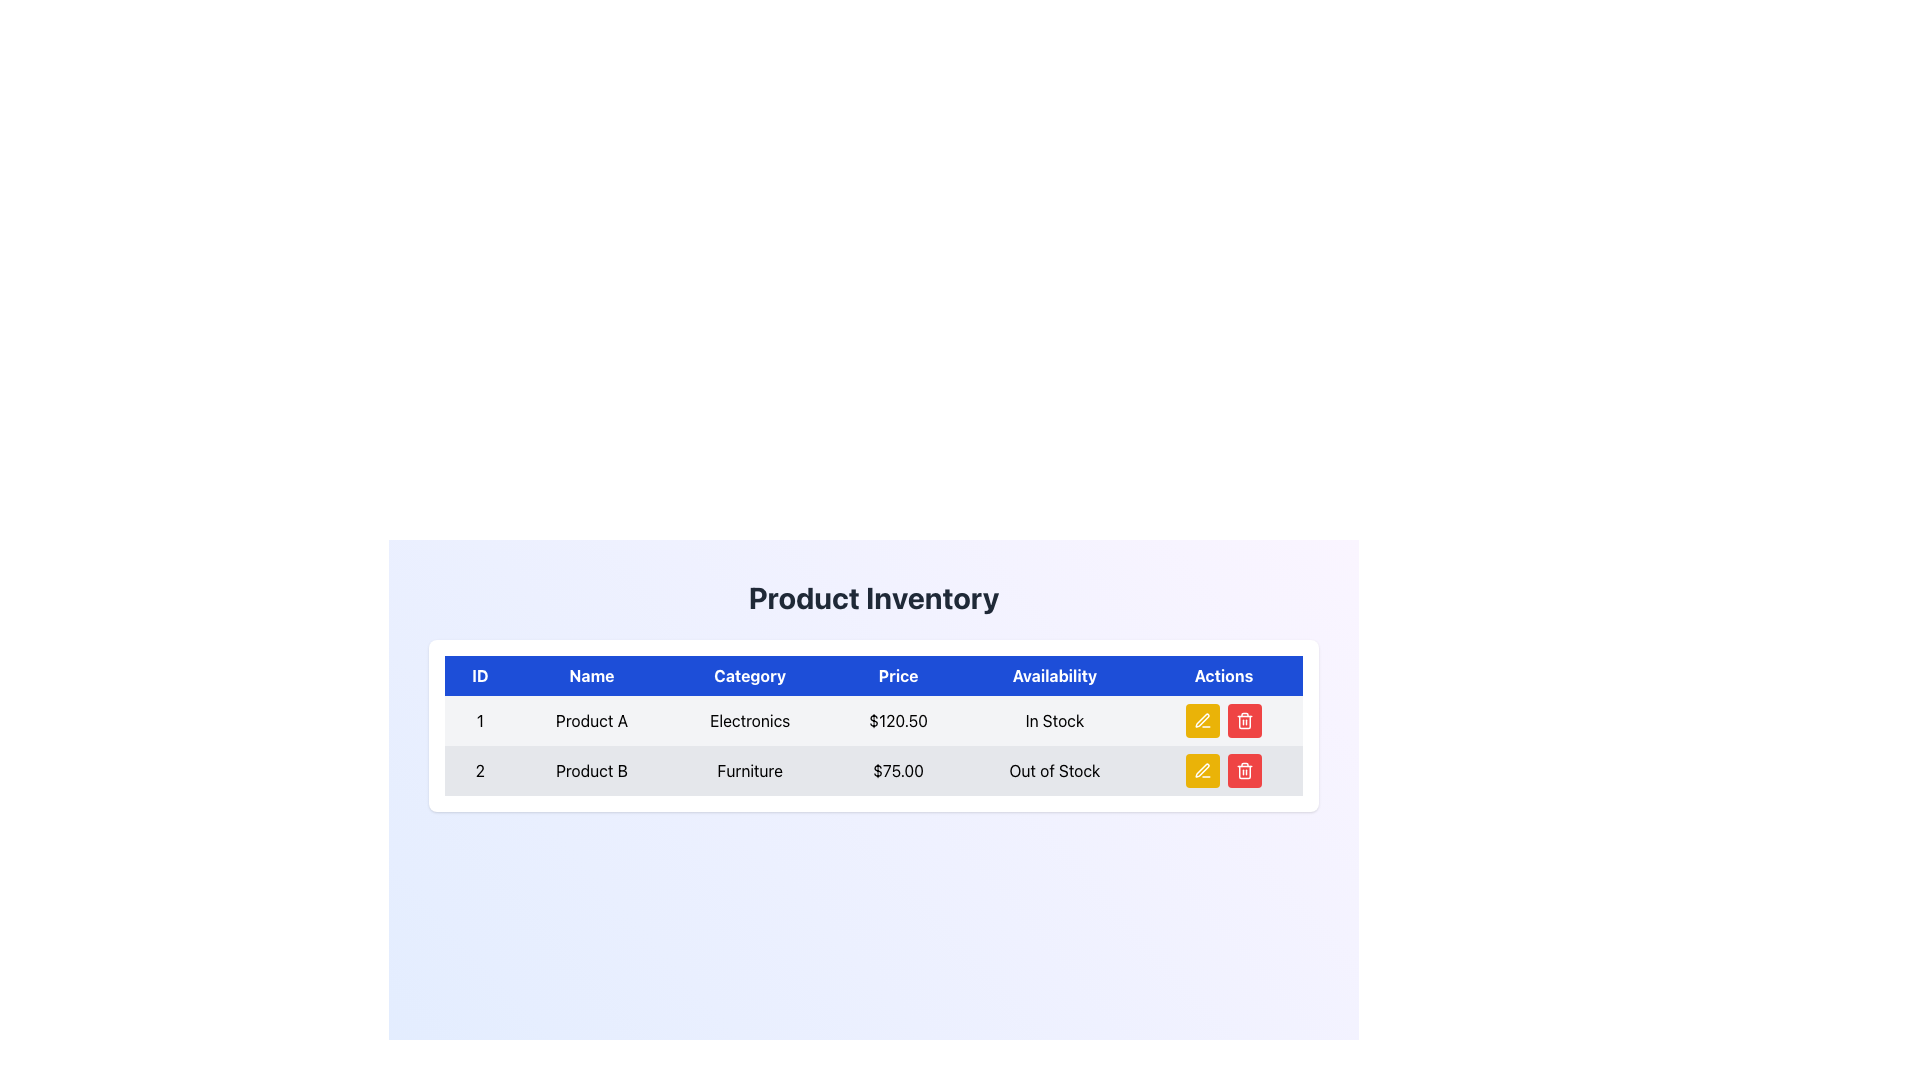 The image size is (1920, 1080). I want to click on the delete icon located in the 'Actions' column of the last row of the table, which is positioned directly after the yellow pencil icon, so click(1243, 770).